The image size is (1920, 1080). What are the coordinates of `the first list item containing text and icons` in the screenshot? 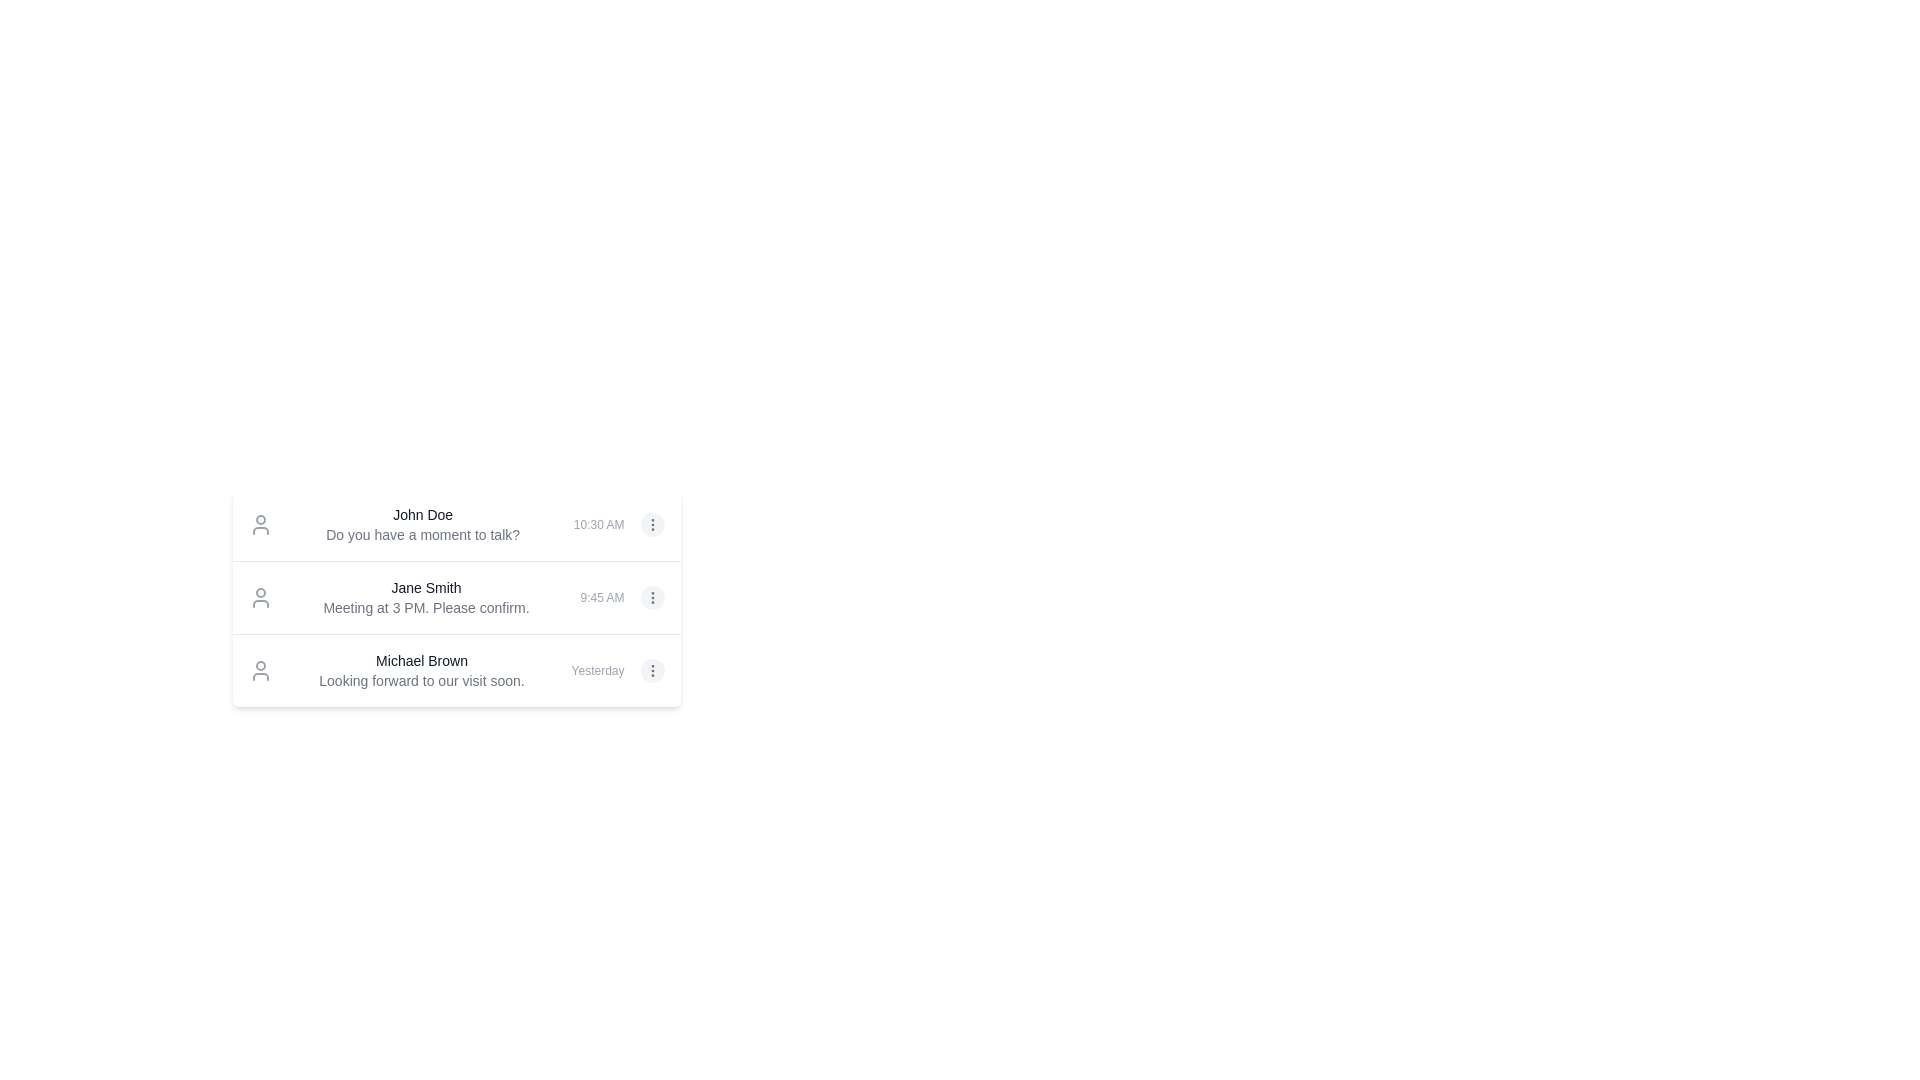 It's located at (455, 523).